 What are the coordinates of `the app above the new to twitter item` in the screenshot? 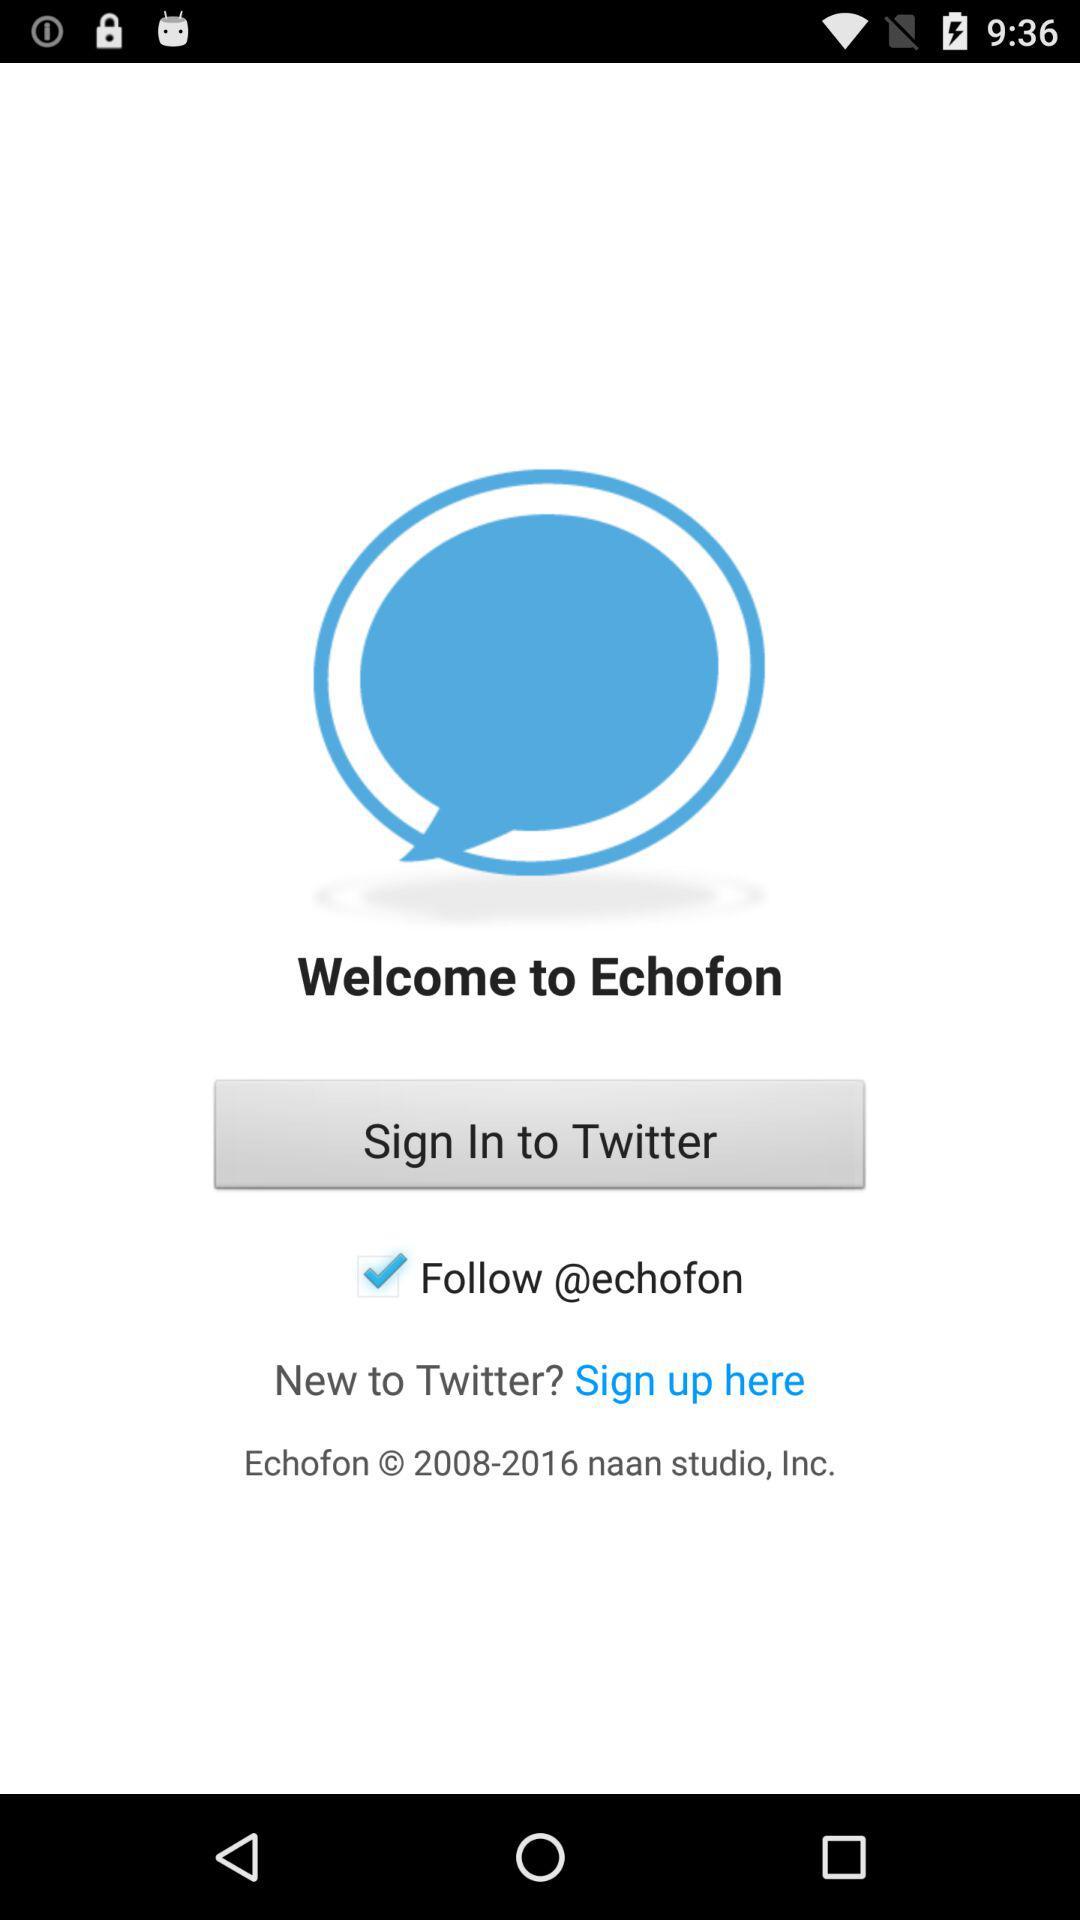 It's located at (540, 1275).